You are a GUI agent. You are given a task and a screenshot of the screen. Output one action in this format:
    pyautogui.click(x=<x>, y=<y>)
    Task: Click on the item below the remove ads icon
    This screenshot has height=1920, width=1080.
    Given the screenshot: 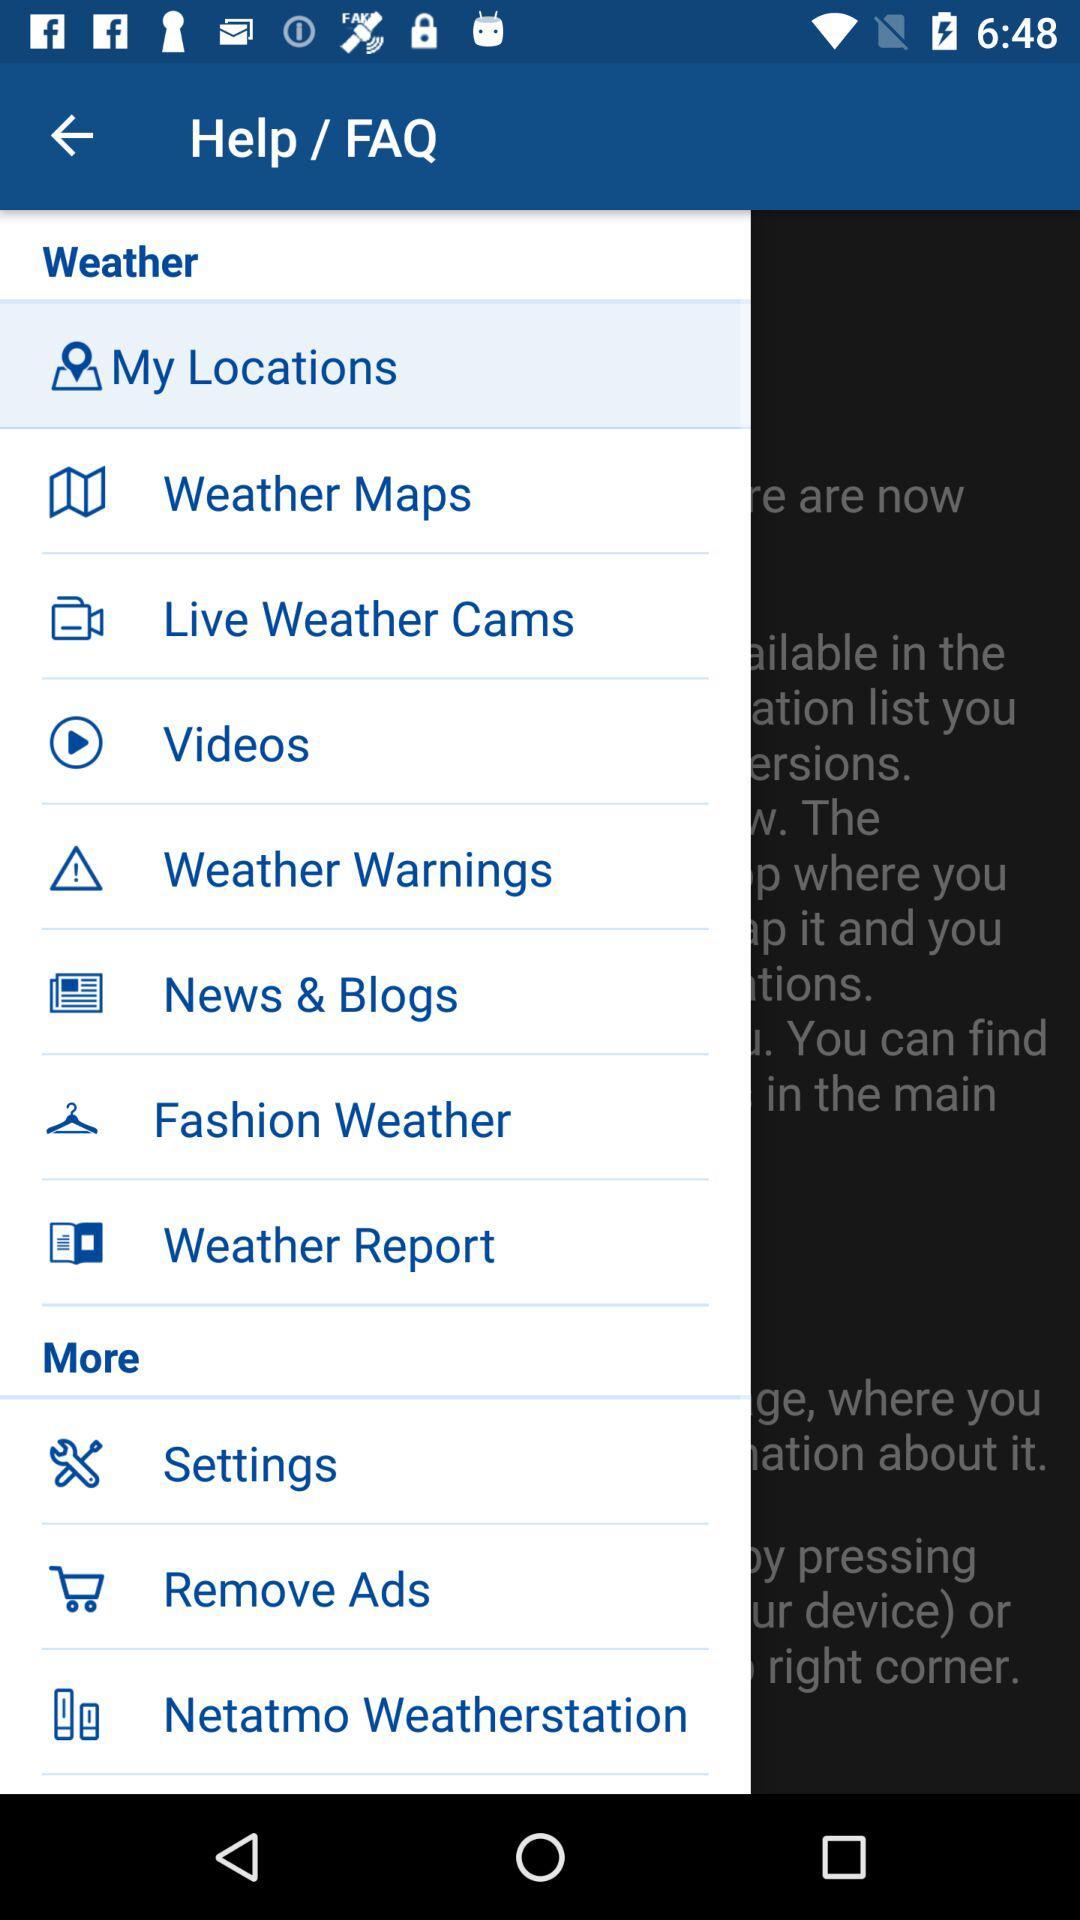 What is the action you would take?
    pyautogui.click(x=375, y=1709)
    